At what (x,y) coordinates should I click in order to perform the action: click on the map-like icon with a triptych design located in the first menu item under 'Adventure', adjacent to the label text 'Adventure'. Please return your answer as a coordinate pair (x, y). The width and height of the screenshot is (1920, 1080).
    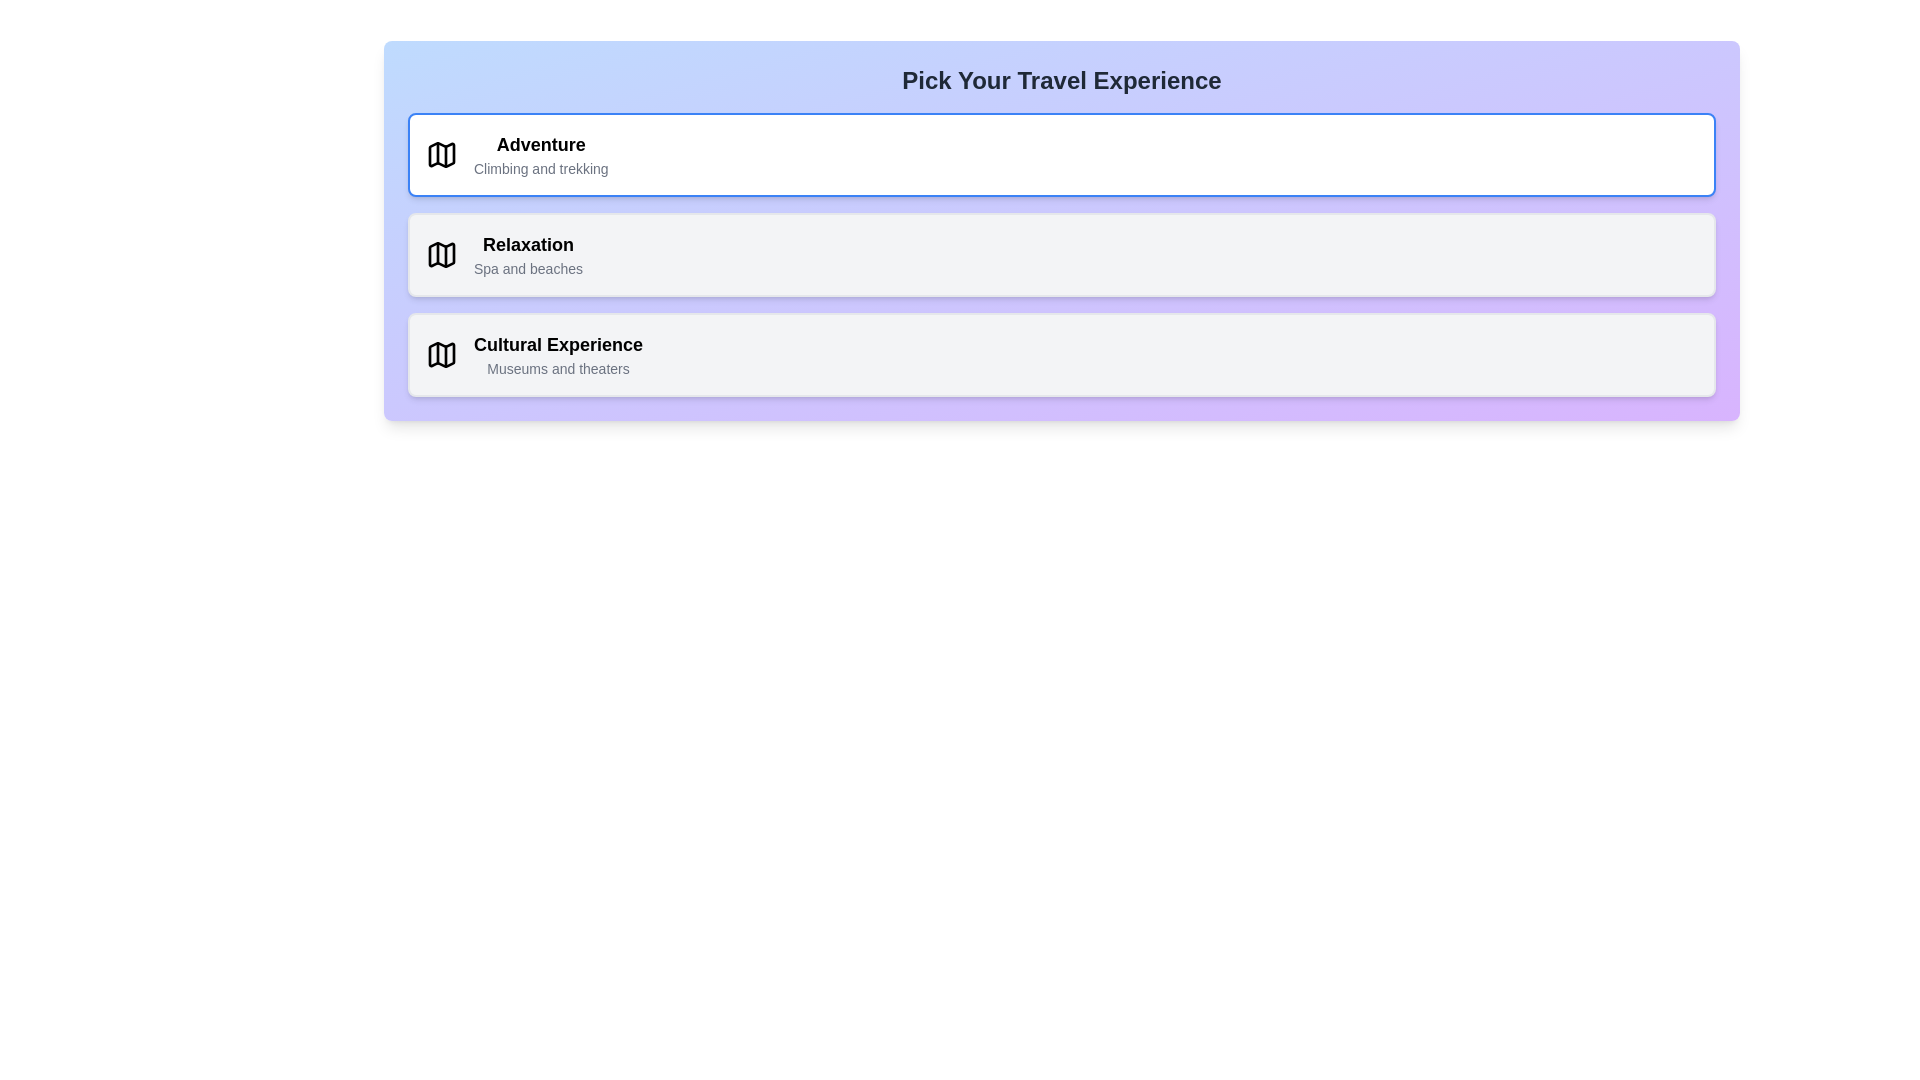
    Looking at the image, I should click on (440, 153).